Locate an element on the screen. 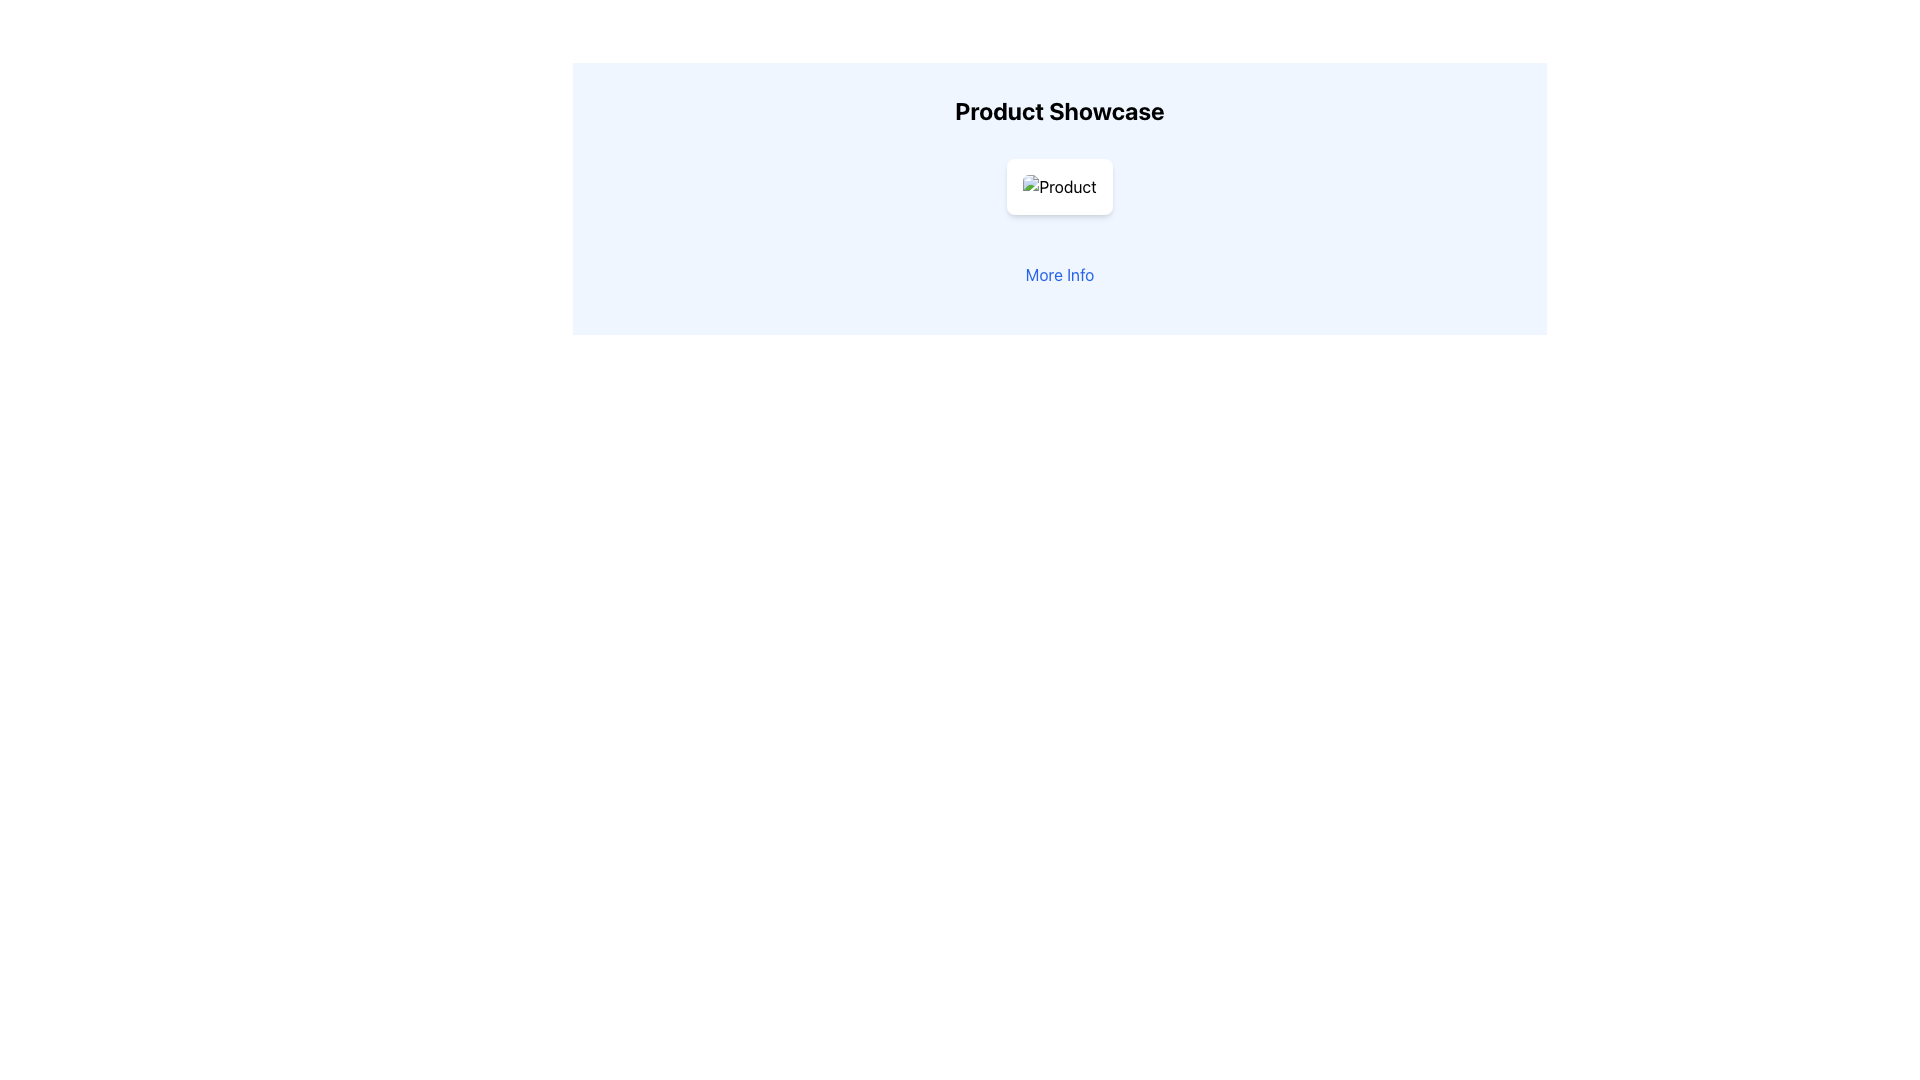 The width and height of the screenshot is (1920, 1080). the product image, which is centrally located within the card component, above action buttons and overlays in the 'Product Showcase' section is located at coordinates (1059, 186).